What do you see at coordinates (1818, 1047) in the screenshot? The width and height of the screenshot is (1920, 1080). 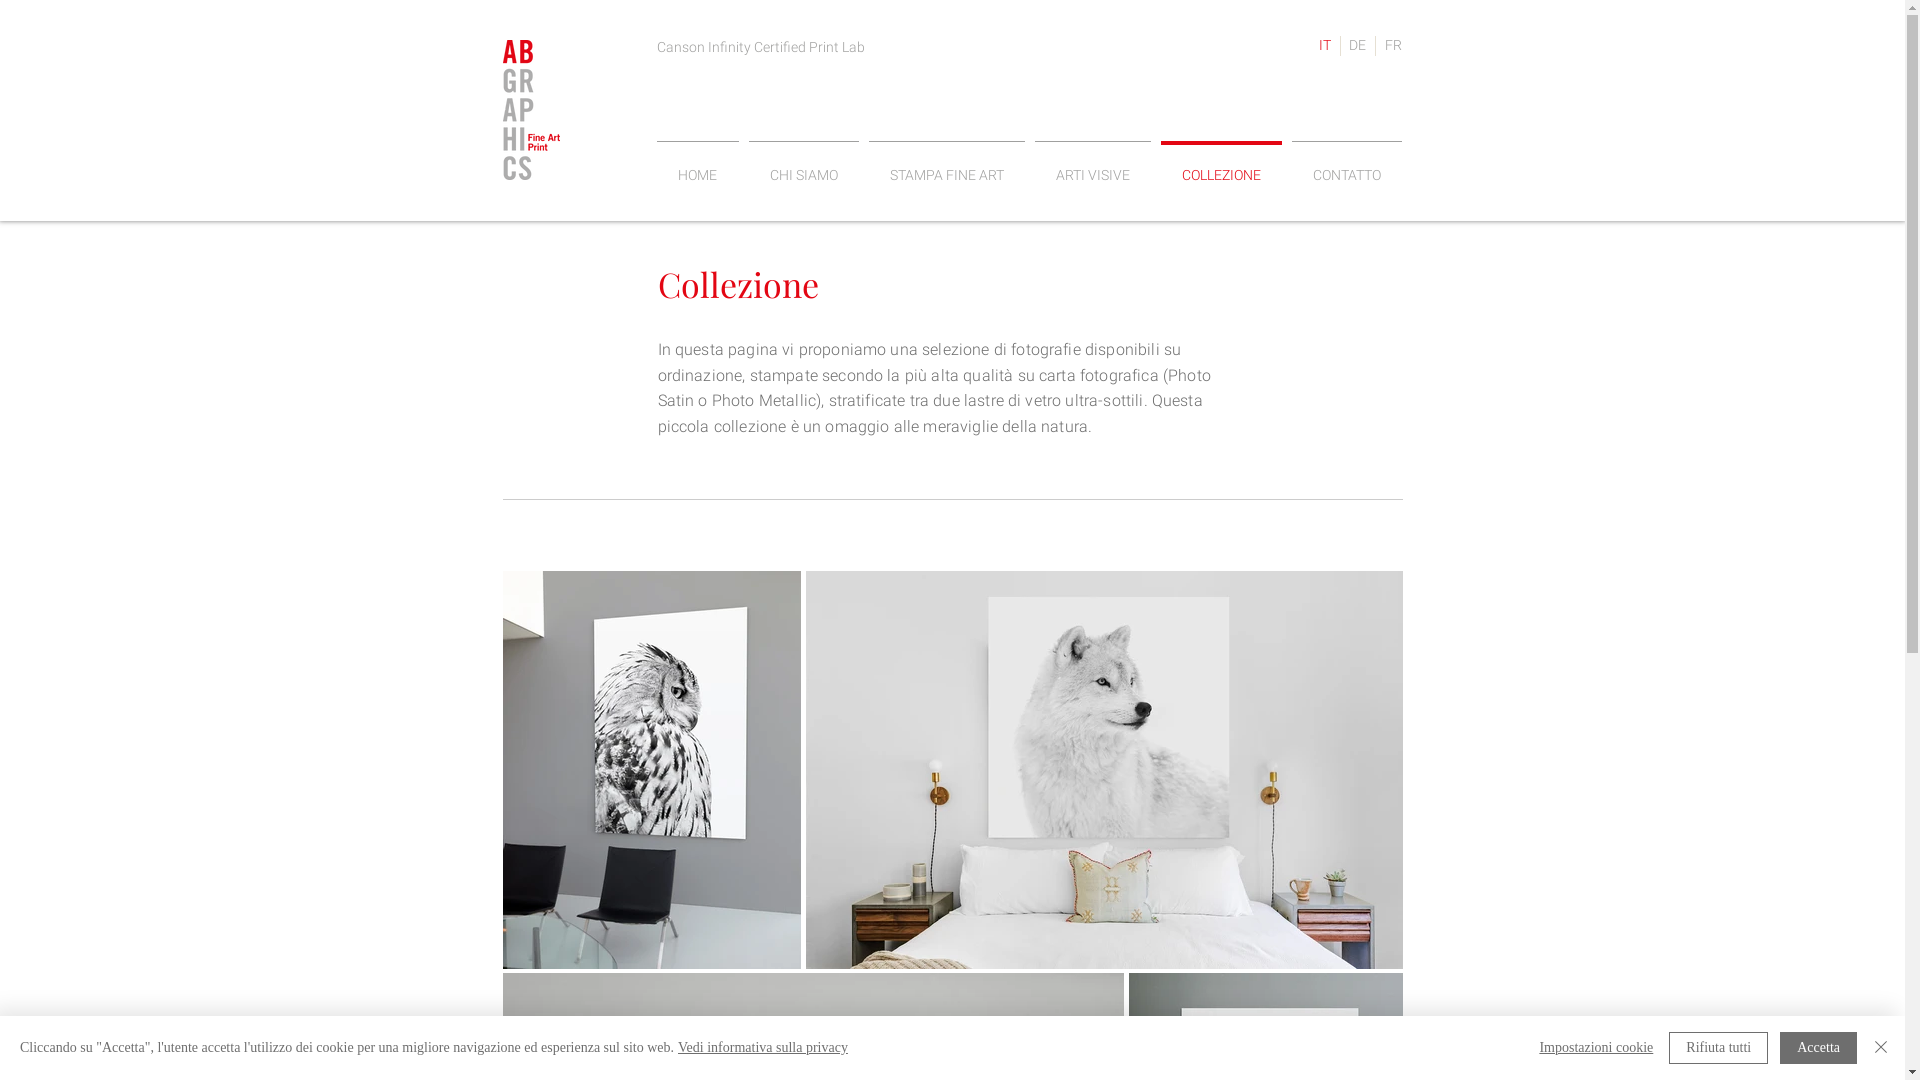 I see `'Accetta'` at bounding box center [1818, 1047].